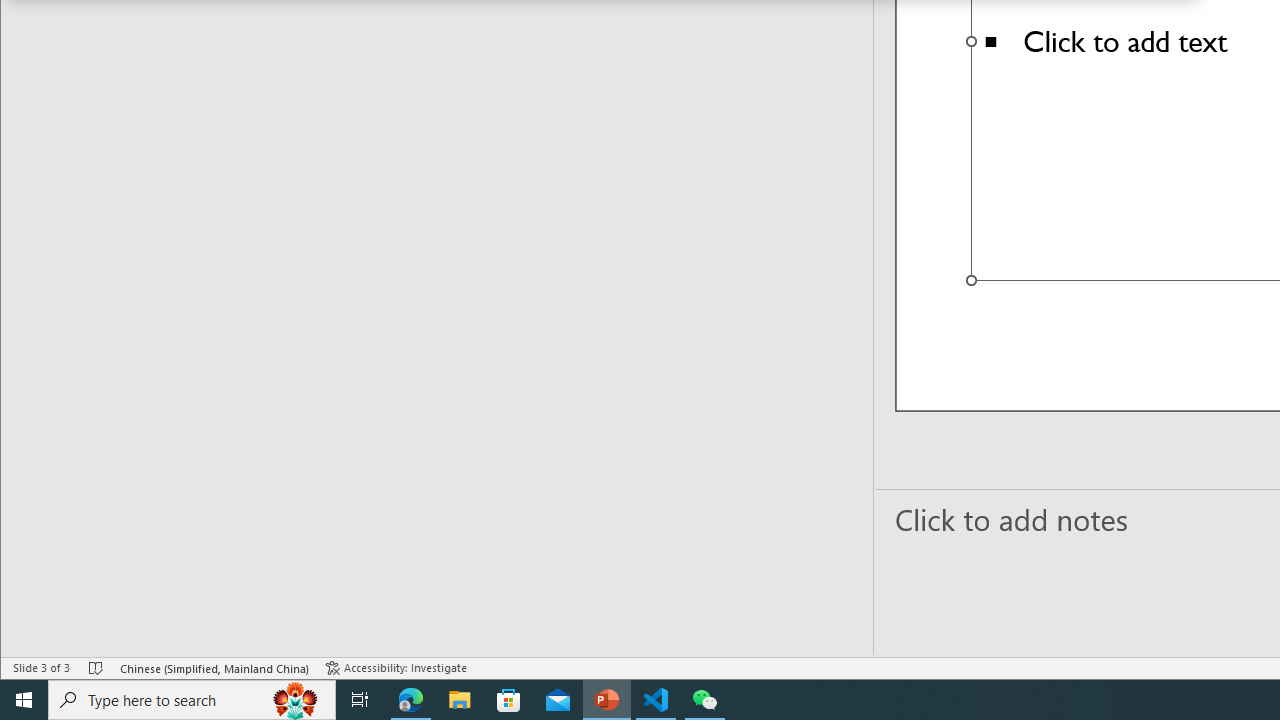  Describe the element at coordinates (606, 698) in the screenshot. I see `'PowerPoint - 1 running window'` at that location.